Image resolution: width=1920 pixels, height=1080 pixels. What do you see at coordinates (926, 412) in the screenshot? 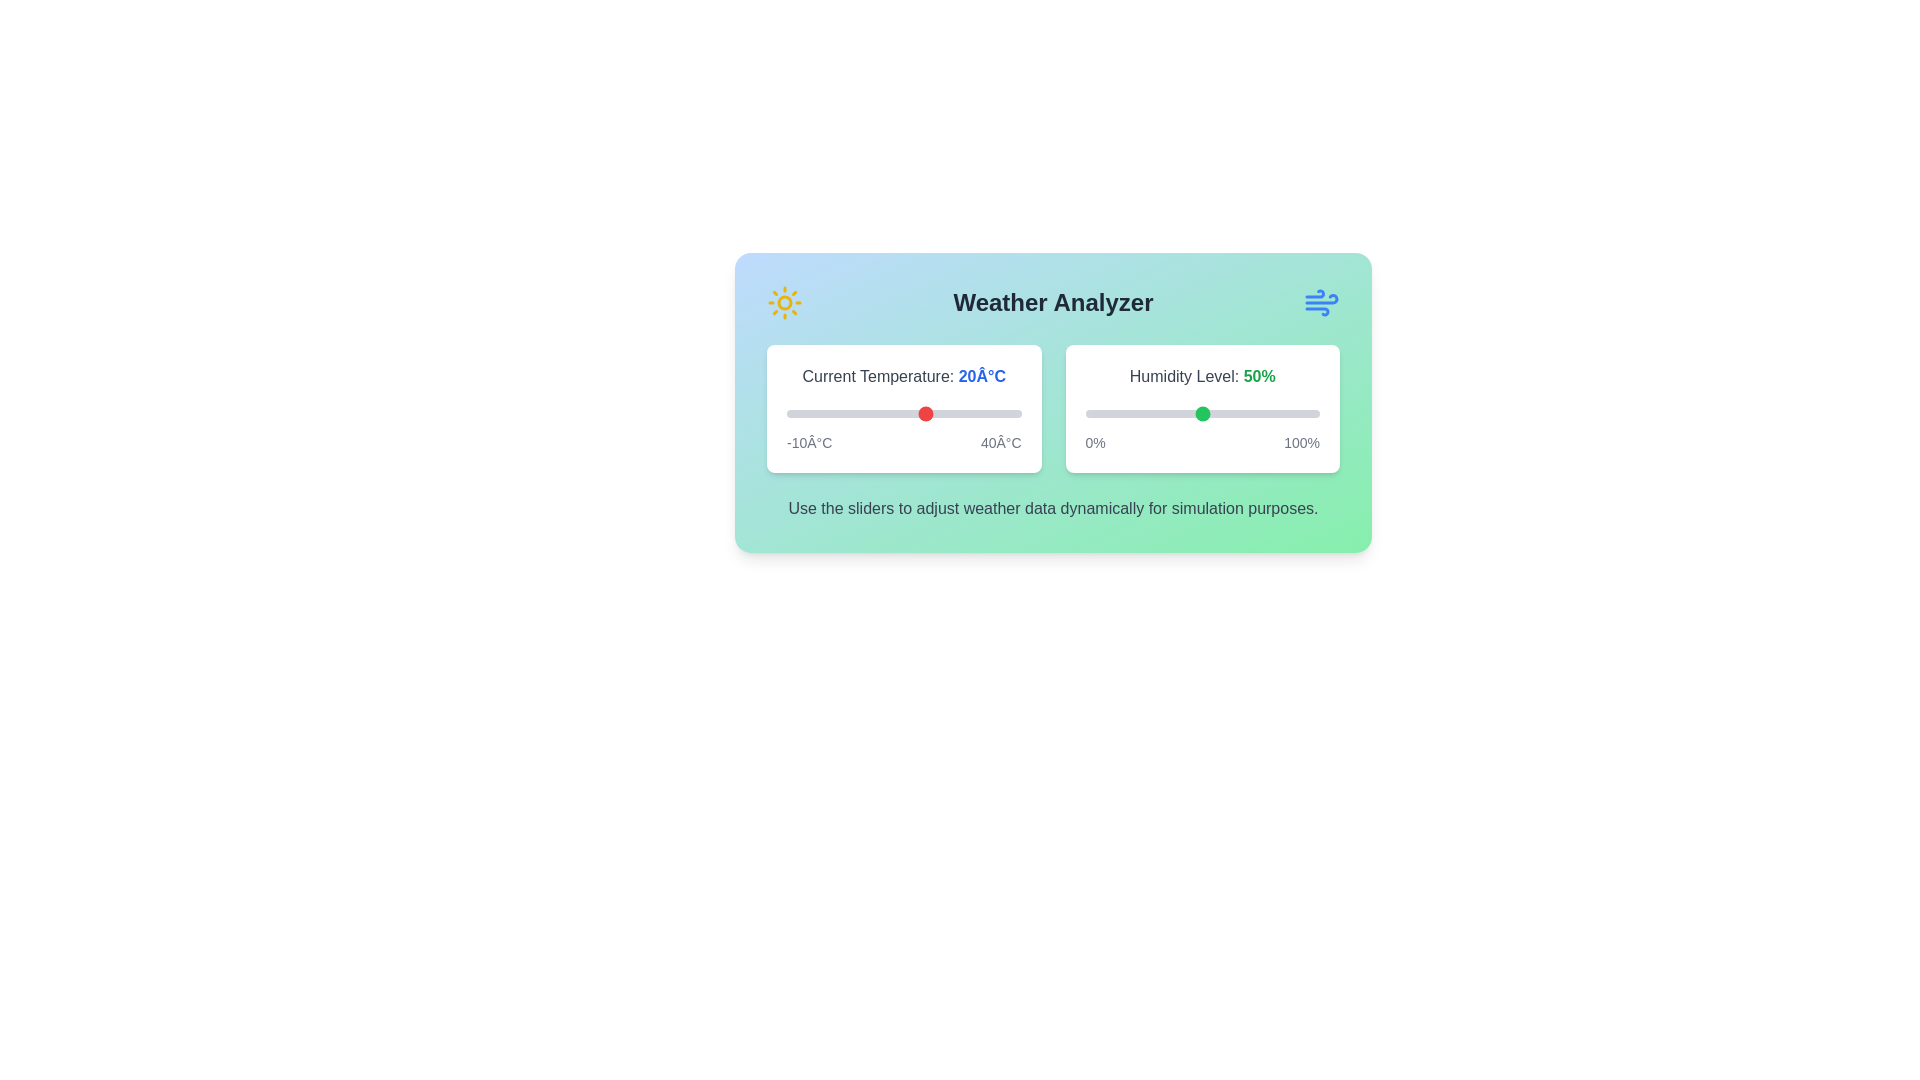
I see `the temperature slider to 20°C` at bounding box center [926, 412].